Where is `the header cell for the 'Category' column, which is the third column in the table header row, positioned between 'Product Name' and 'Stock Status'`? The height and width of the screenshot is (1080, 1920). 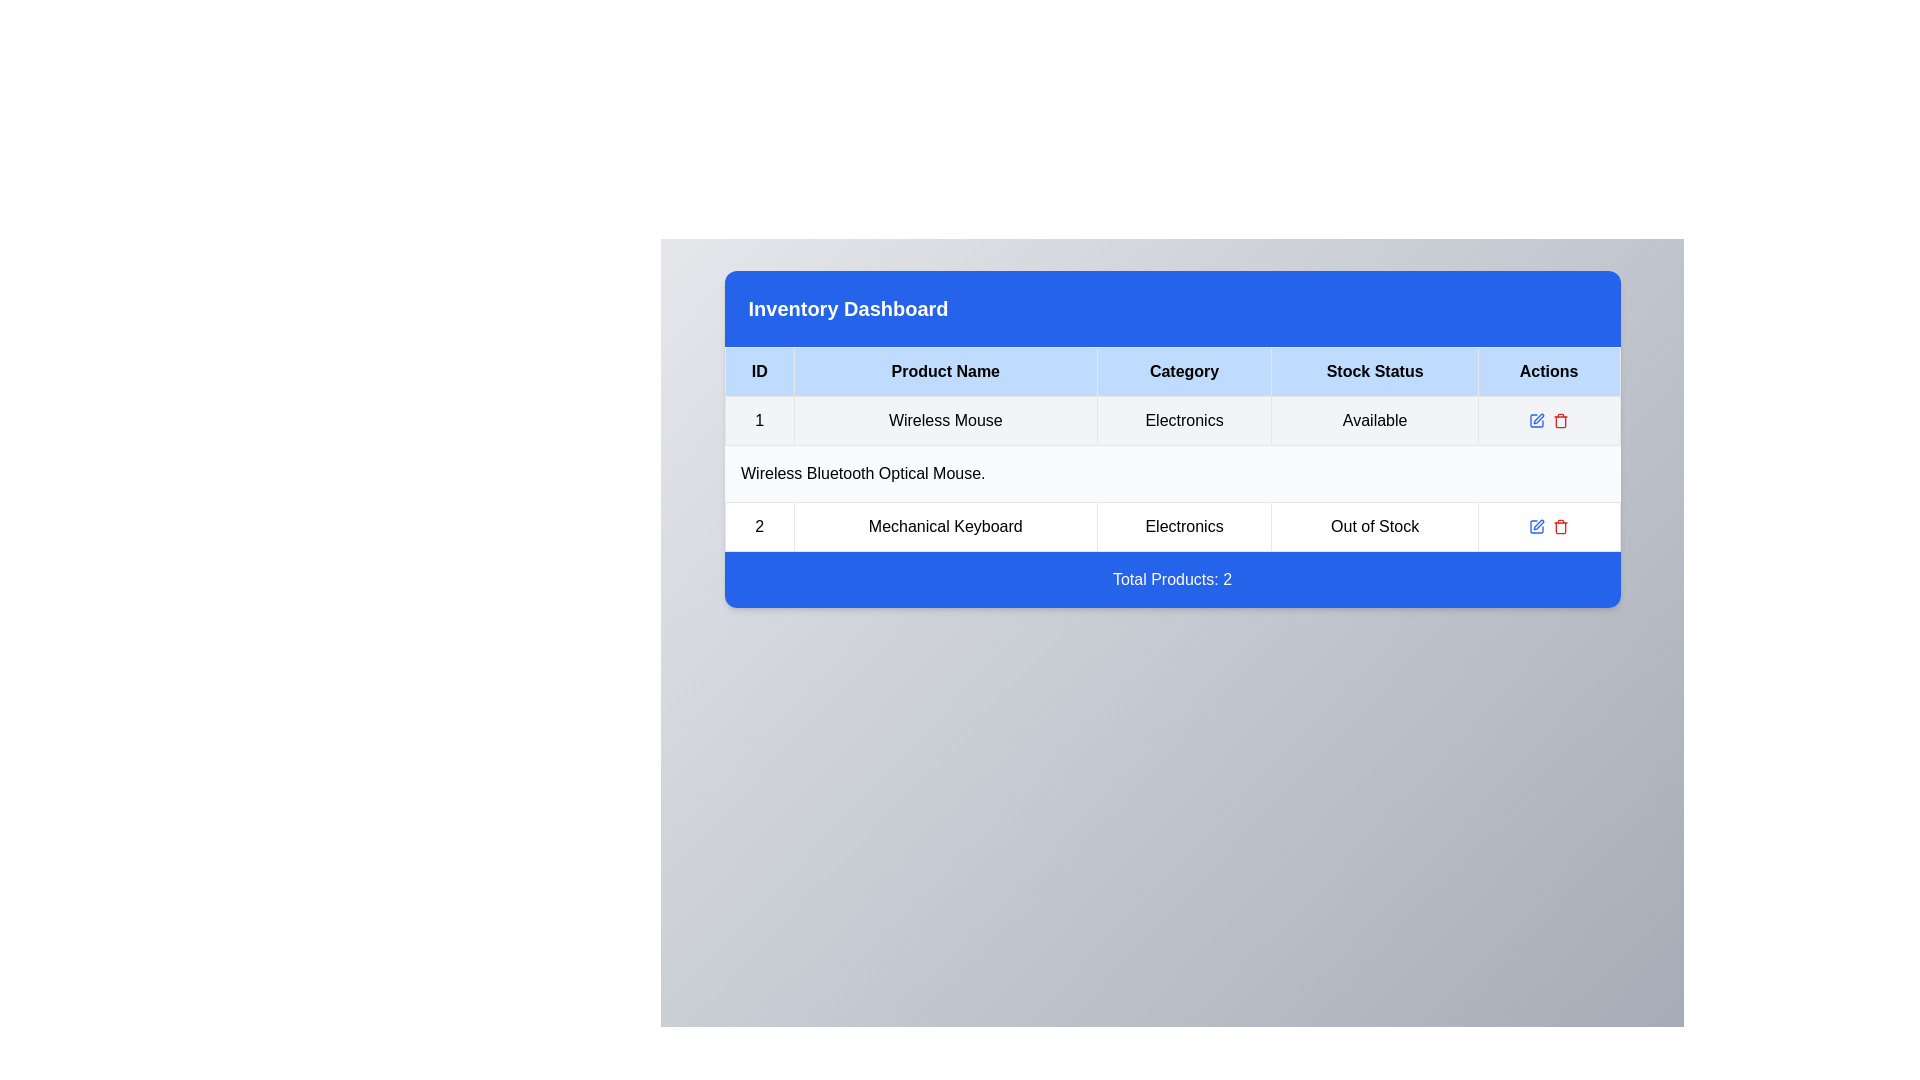 the header cell for the 'Category' column, which is the third column in the table header row, positioned between 'Product Name' and 'Stock Status' is located at coordinates (1184, 371).